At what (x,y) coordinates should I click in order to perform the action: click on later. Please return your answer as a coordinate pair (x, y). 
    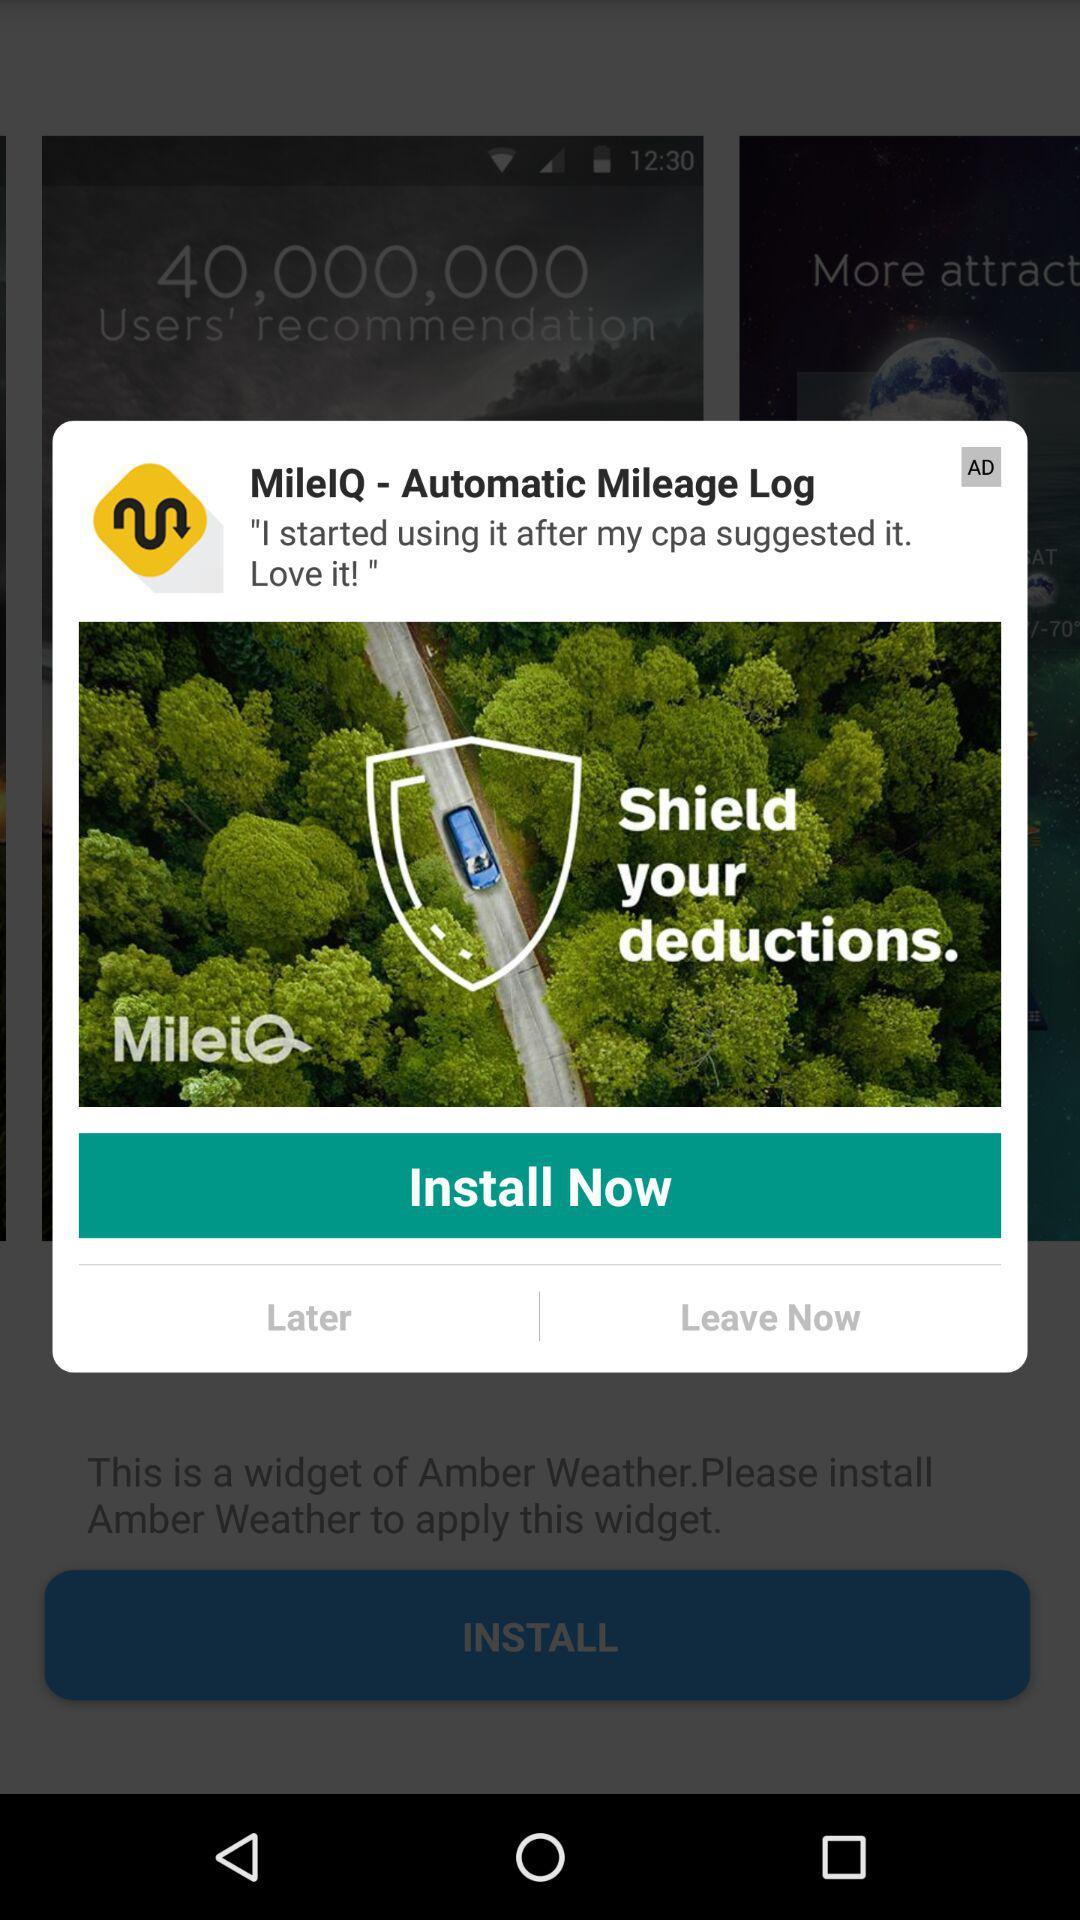
    Looking at the image, I should click on (308, 1316).